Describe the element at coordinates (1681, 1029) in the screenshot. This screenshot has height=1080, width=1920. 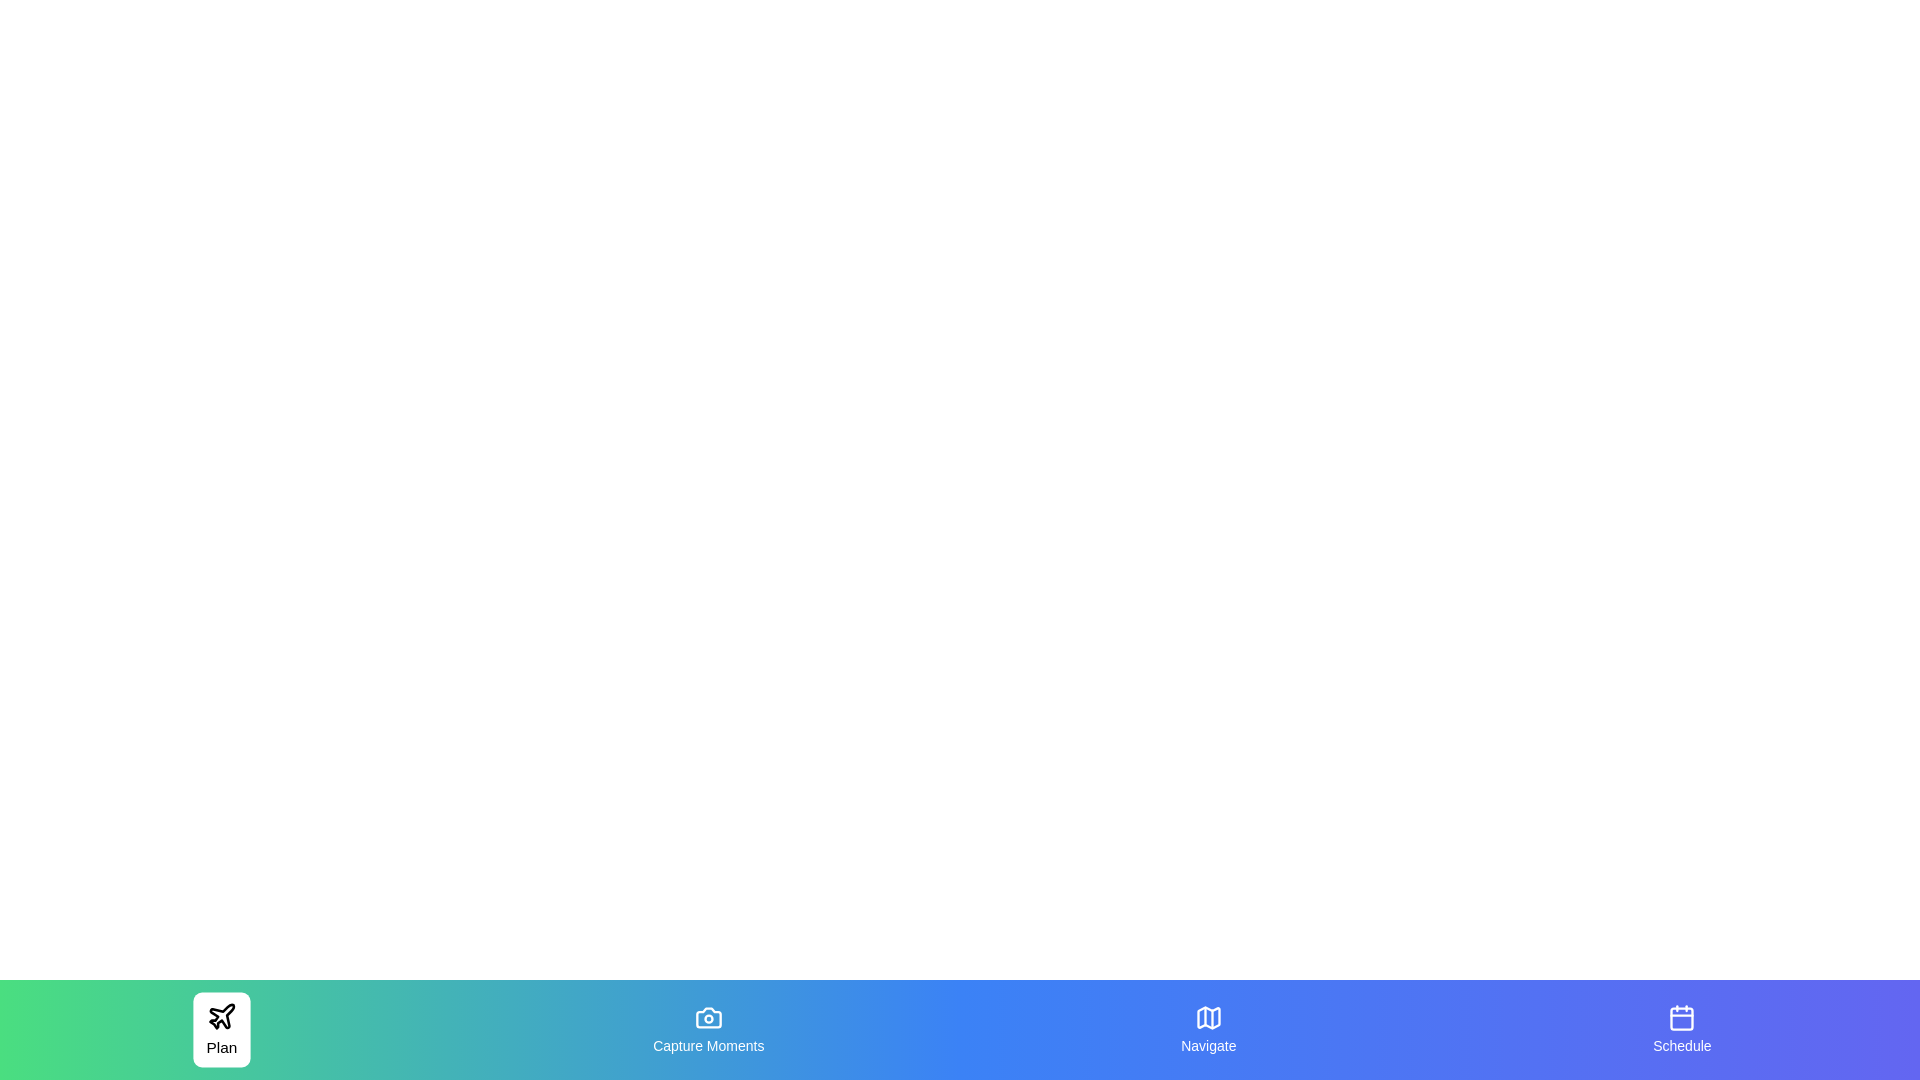
I see `the tab labeled Schedule by clicking on it` at that location.